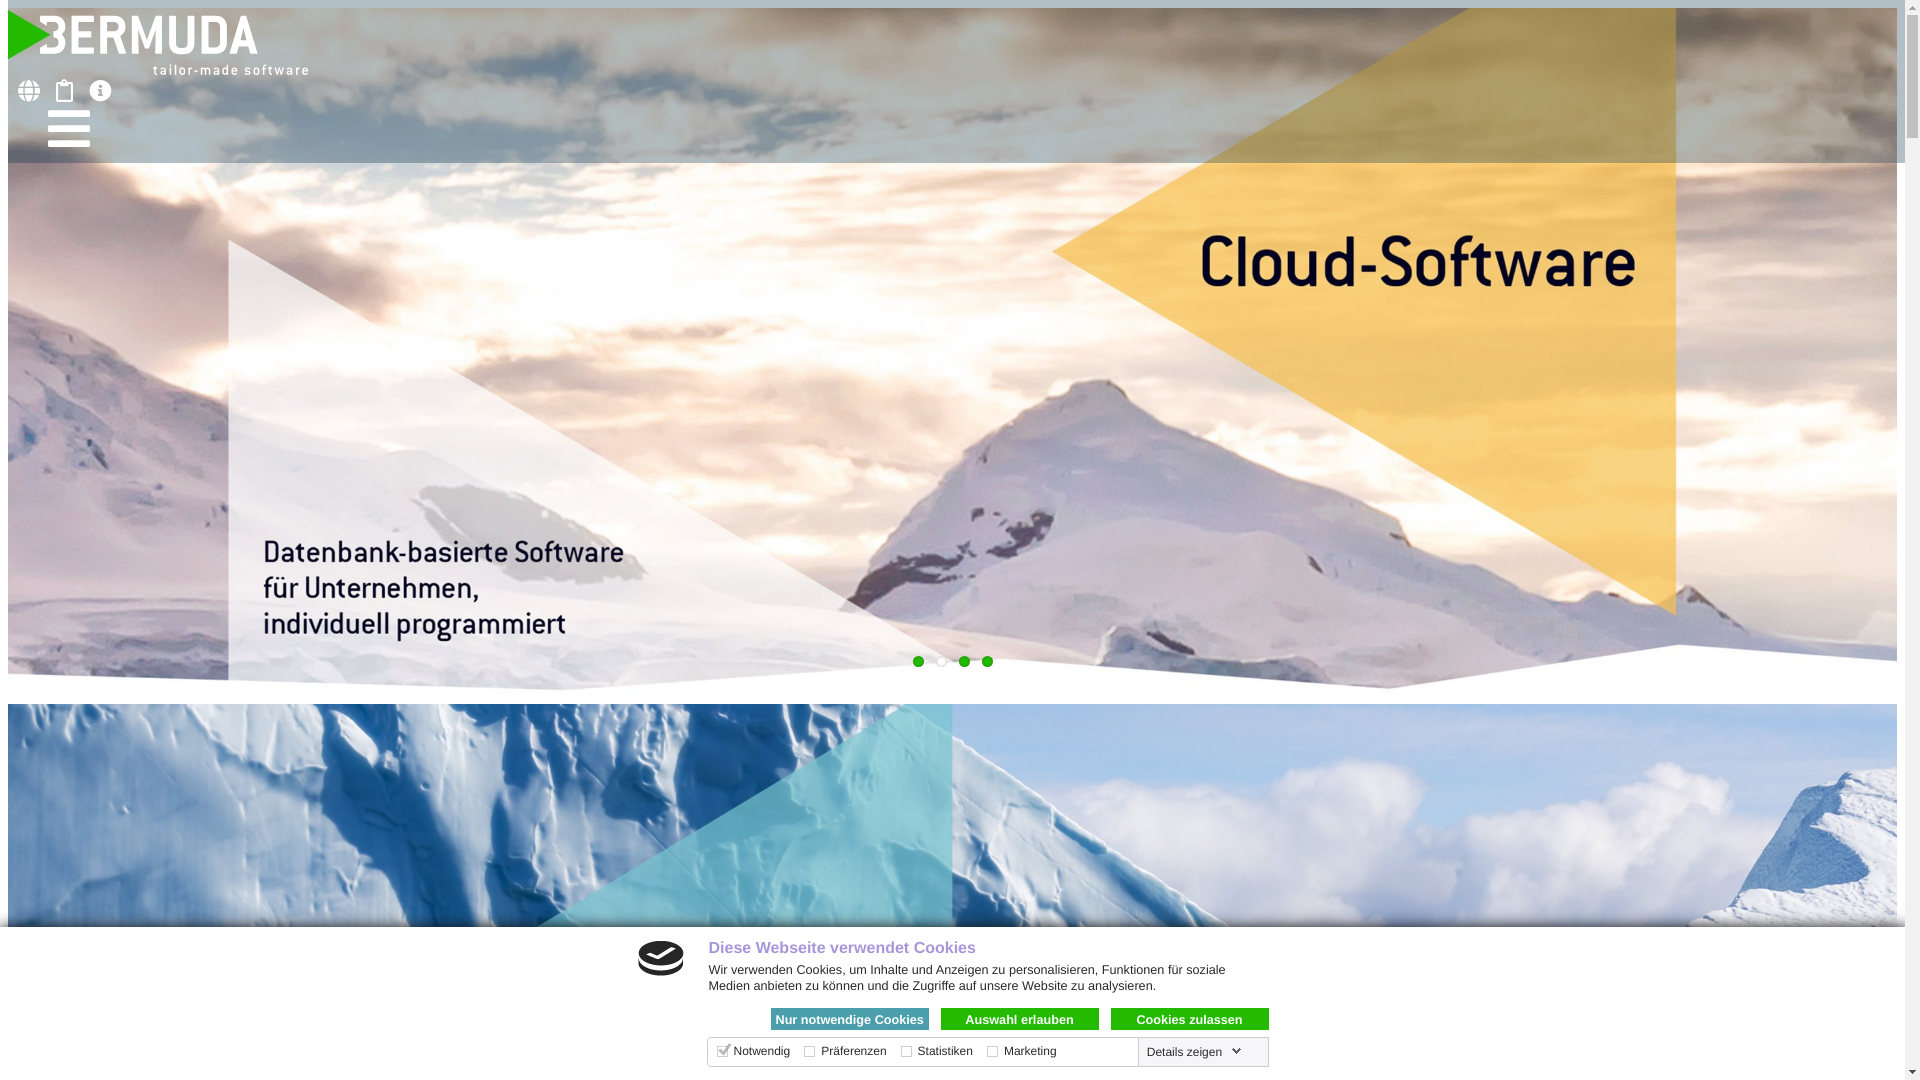 Image resolution: width=1920 pixels, height=1080 pixels. I want to click on 'Nur notwendige Cookies', so click(849, 1018).